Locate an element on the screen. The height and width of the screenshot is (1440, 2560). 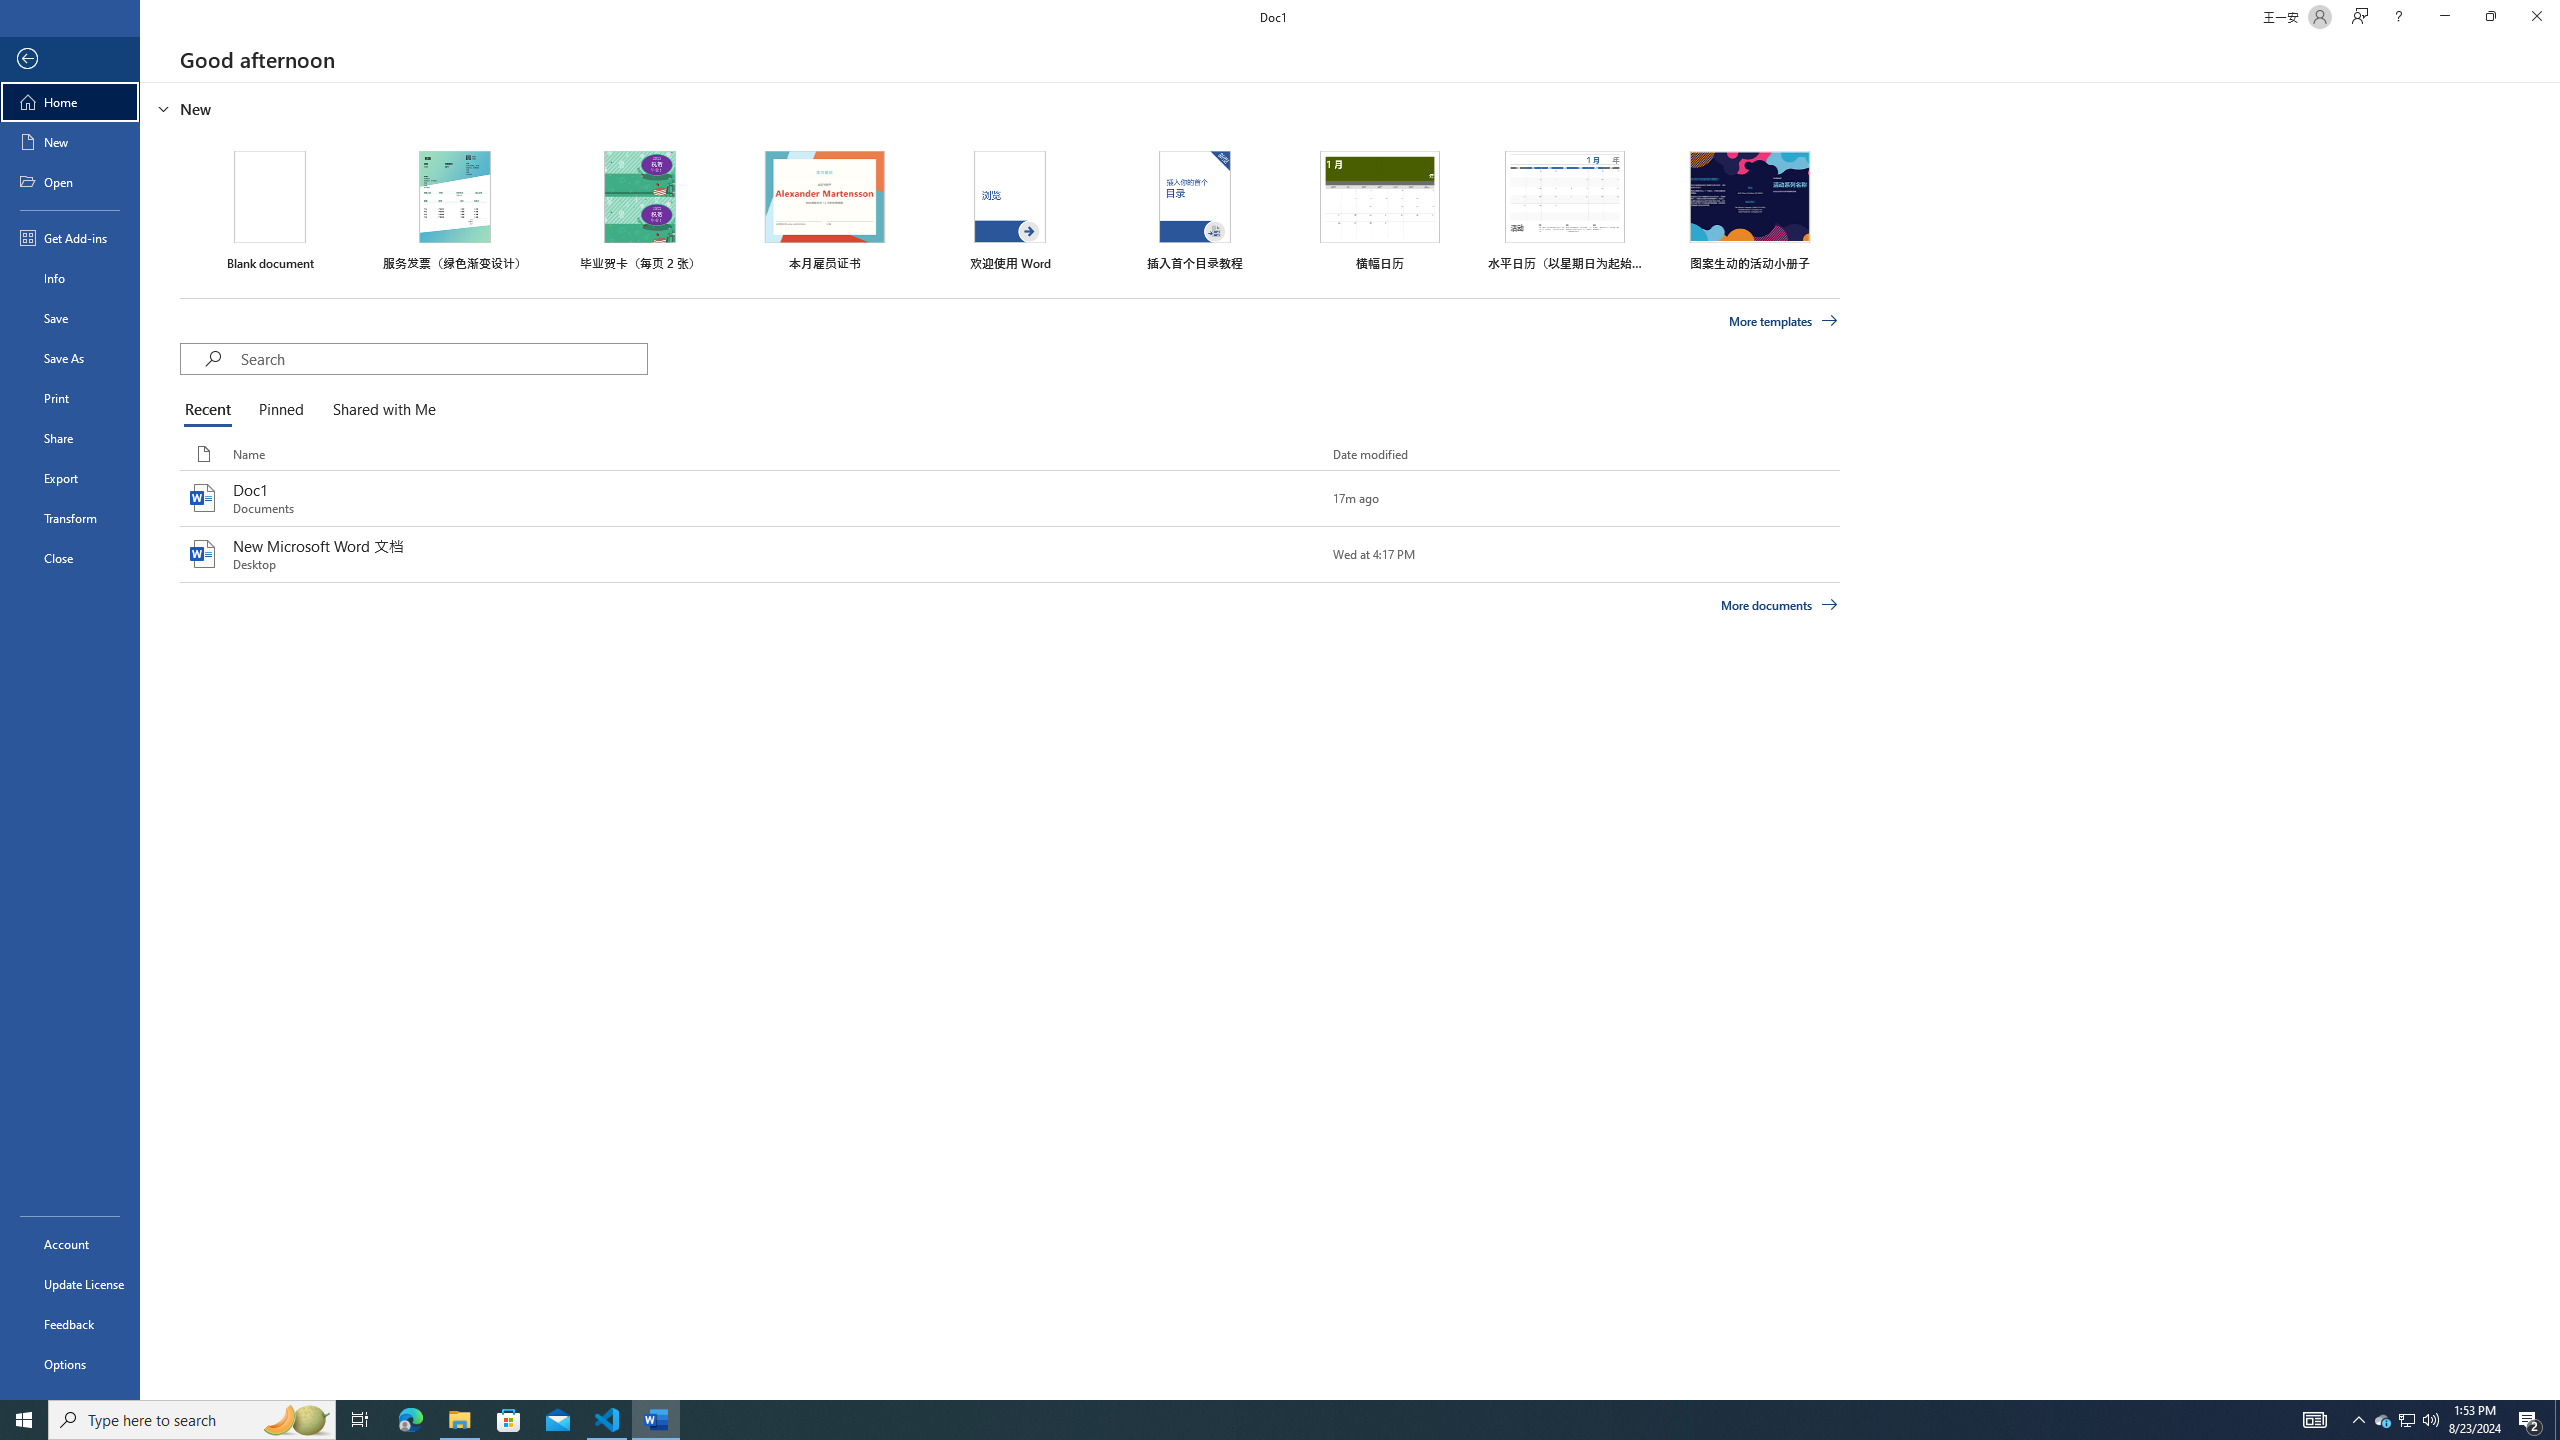
'Save' is located at coordinates (69, 317).